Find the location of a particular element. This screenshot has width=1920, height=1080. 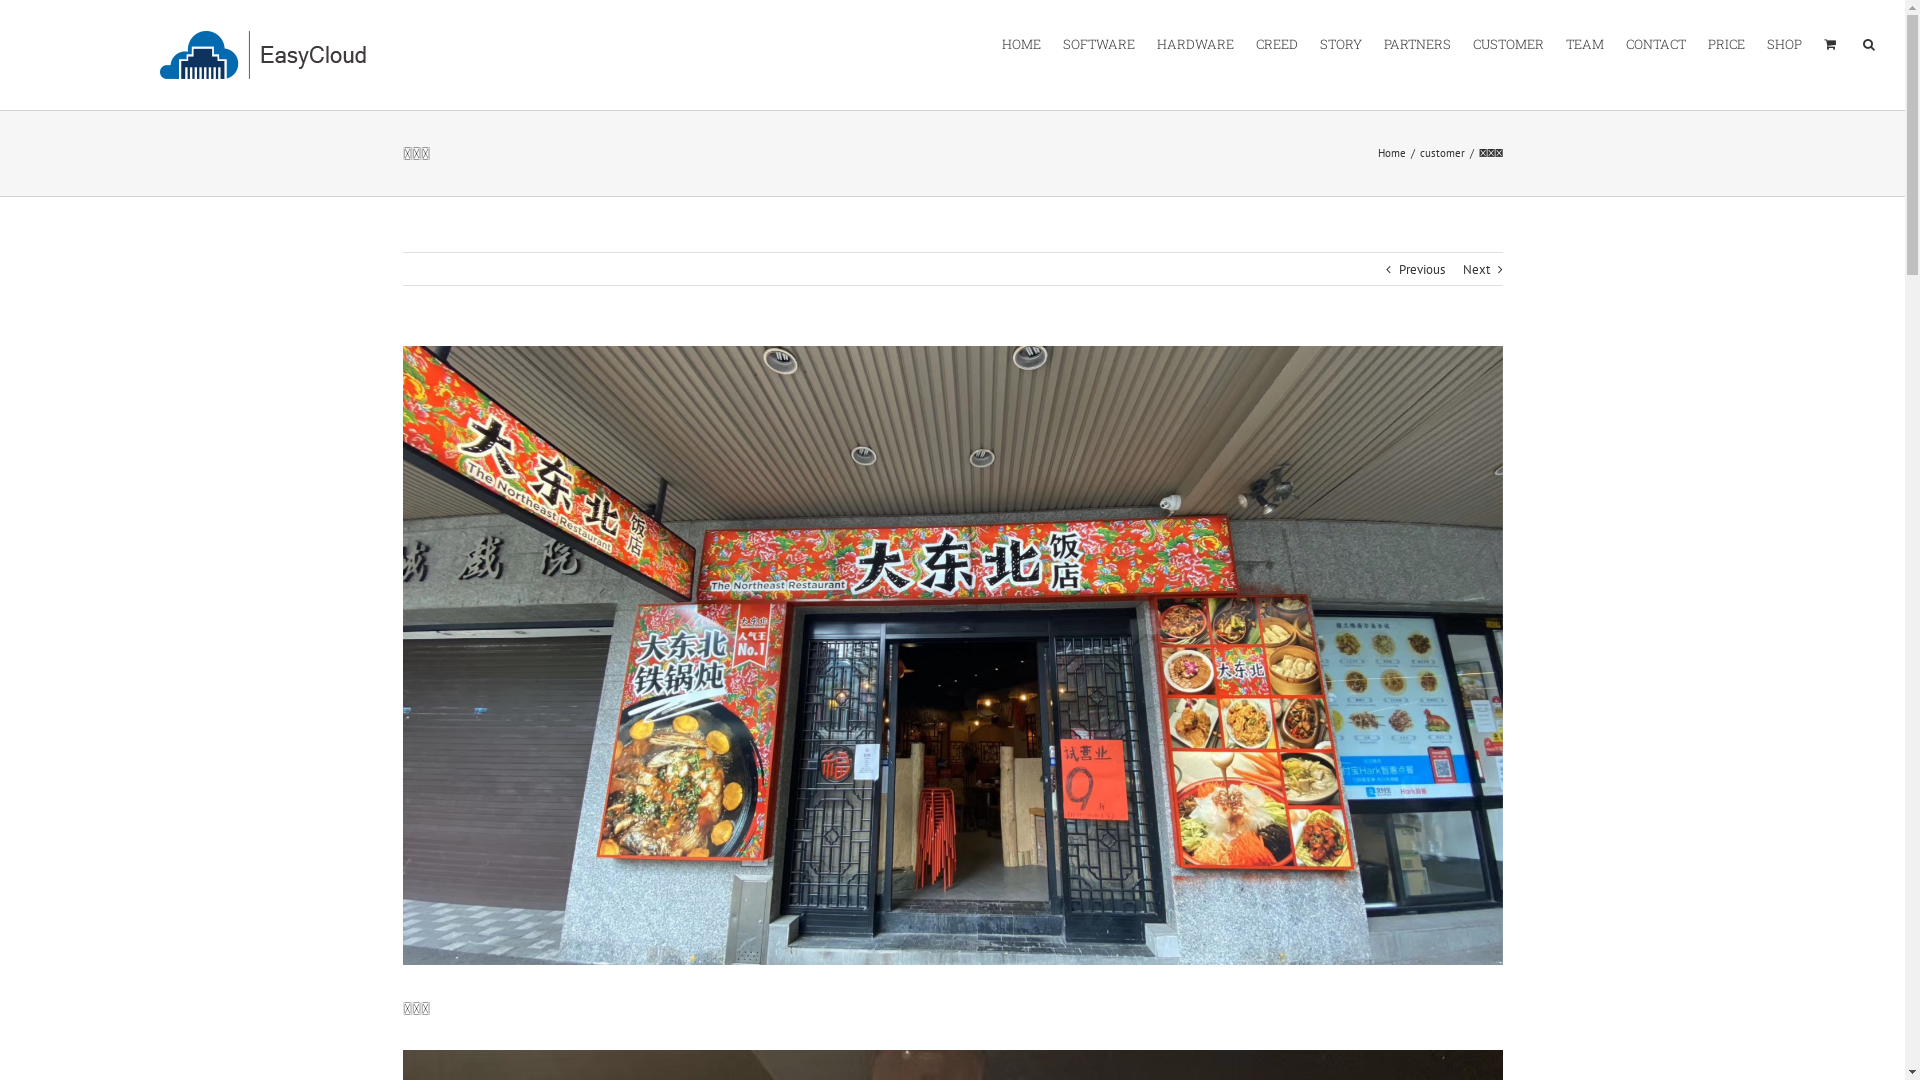

'HARDWARE' is located at coordinates (1195, 42).